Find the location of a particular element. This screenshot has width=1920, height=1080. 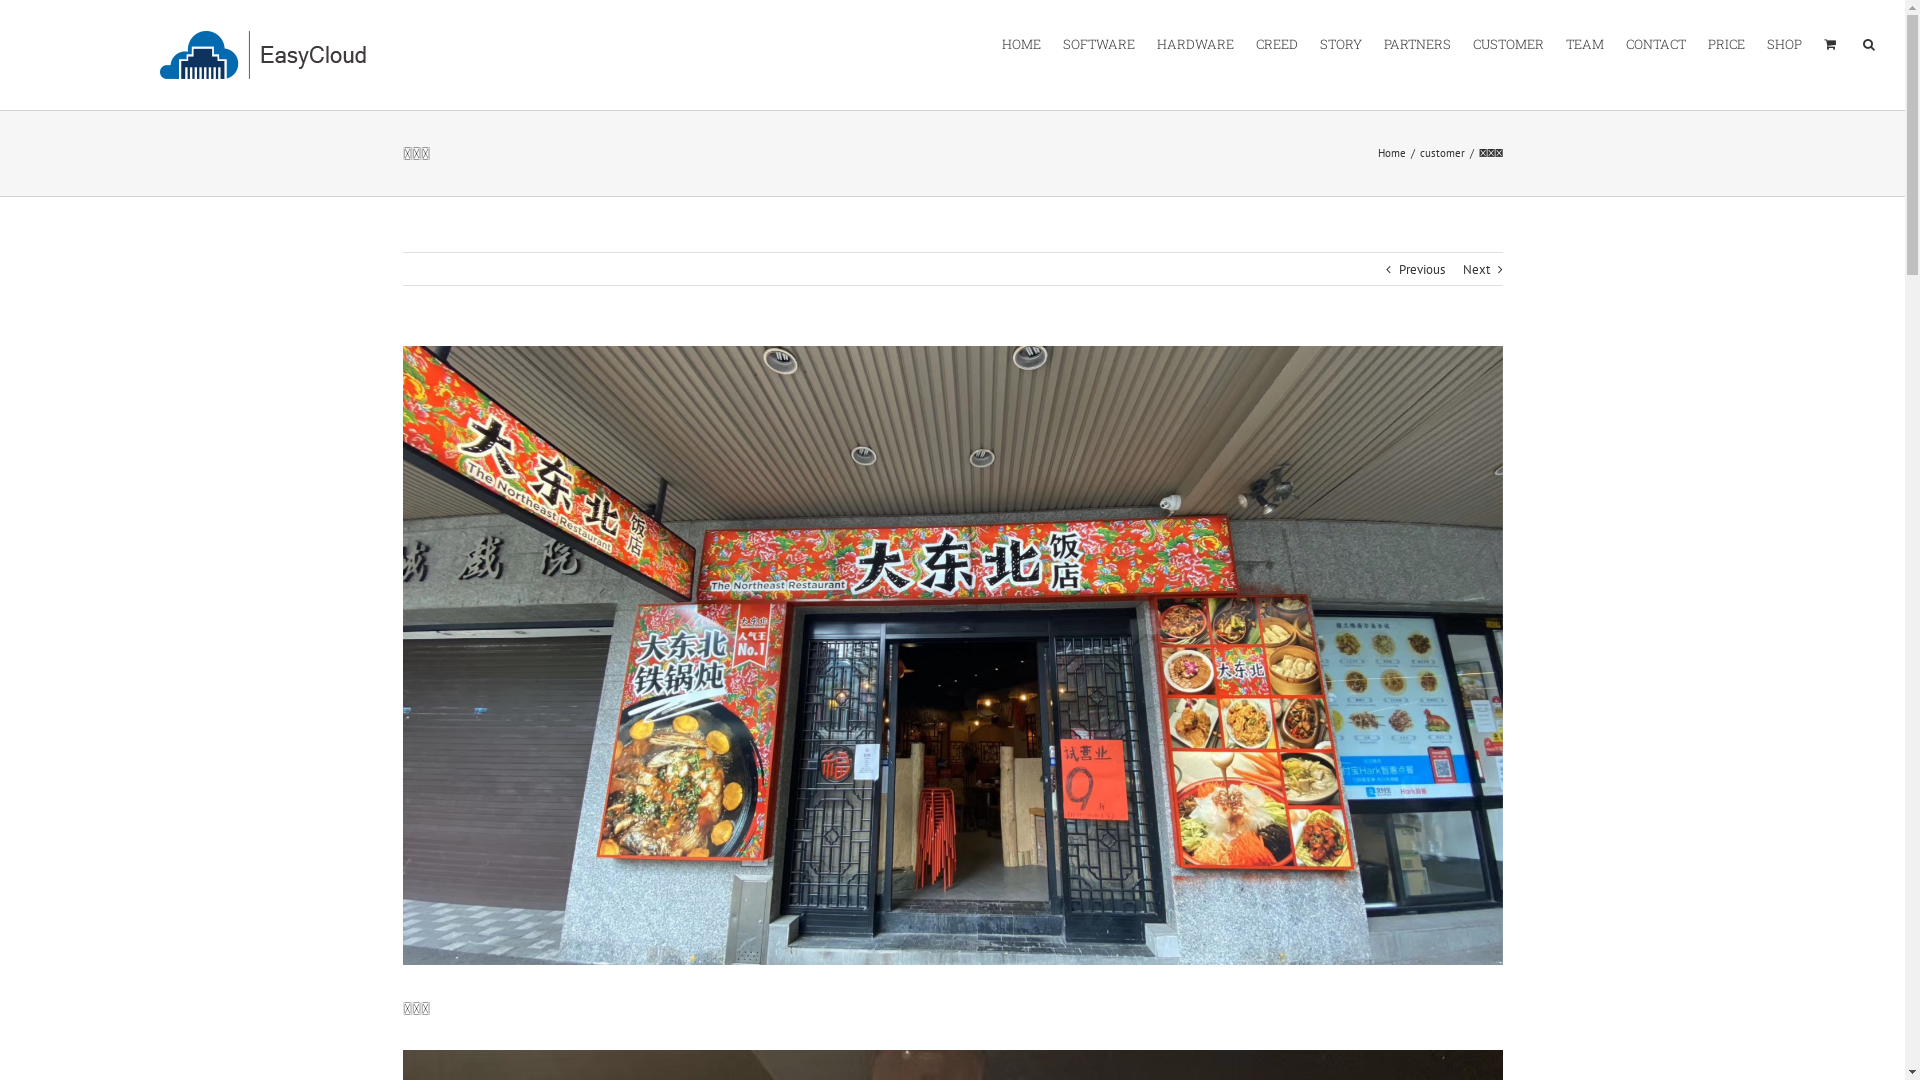

'HARDWARE' is located at coordinates (1195, 42).